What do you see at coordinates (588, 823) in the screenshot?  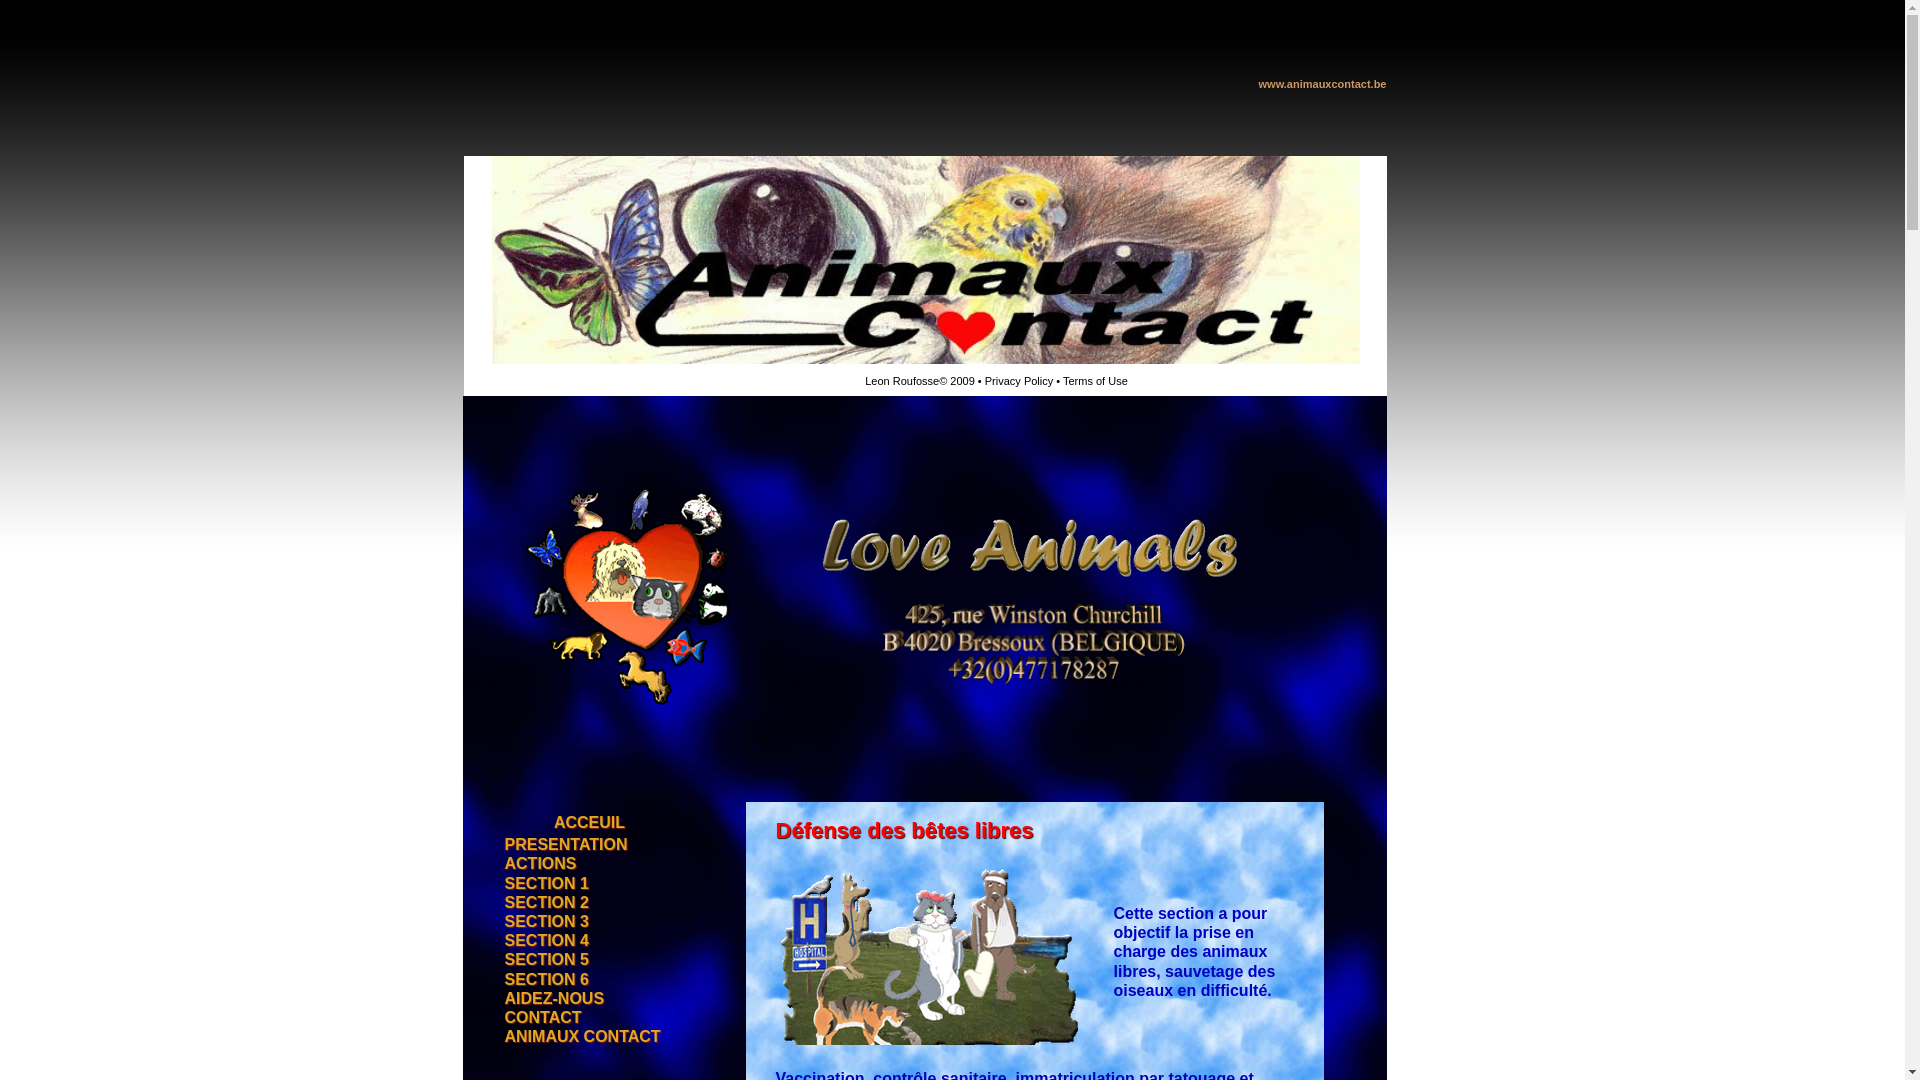 I see `'ACCEUIL'` at bounding box center [588, 823].